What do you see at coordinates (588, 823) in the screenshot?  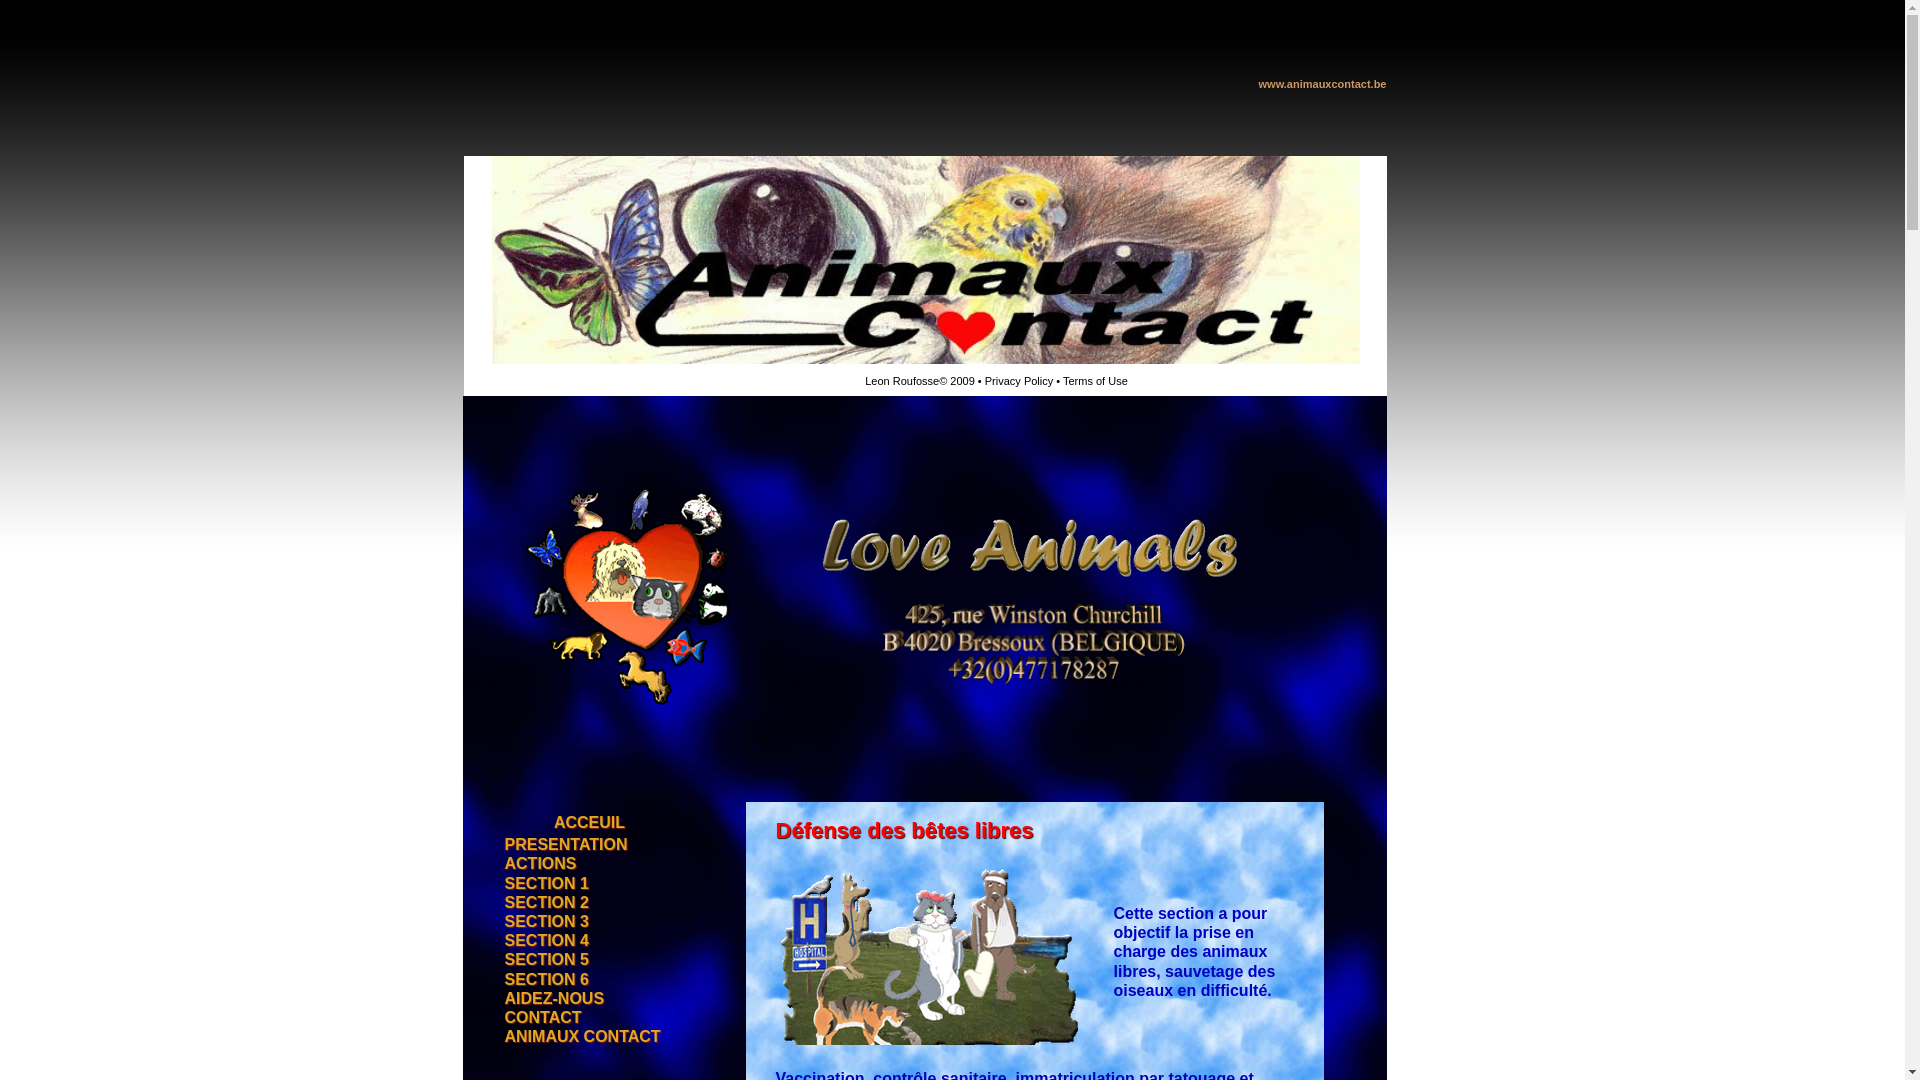 I see `'ACCEUIL'` at bounding box center [588, 823].